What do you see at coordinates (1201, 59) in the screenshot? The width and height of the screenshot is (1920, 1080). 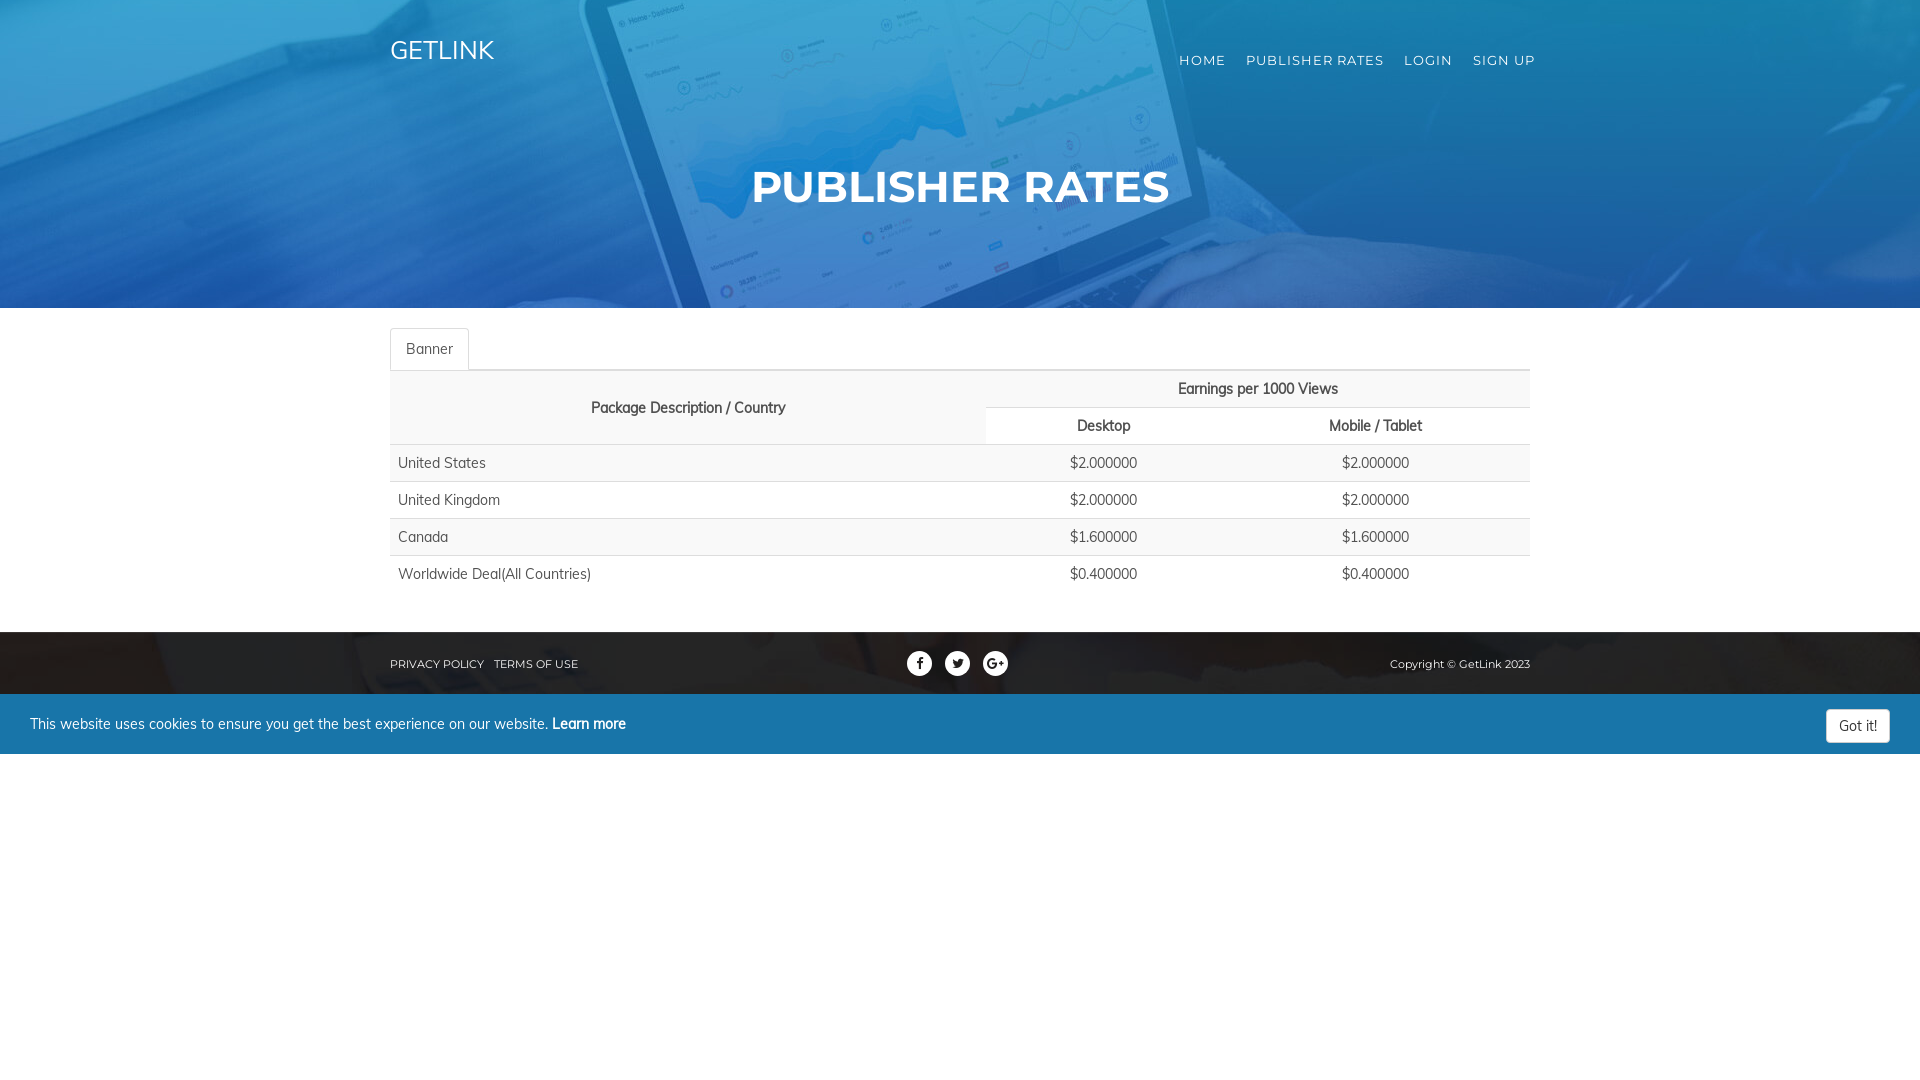 I see `'HOME'` at bounding box center [1201, 59].